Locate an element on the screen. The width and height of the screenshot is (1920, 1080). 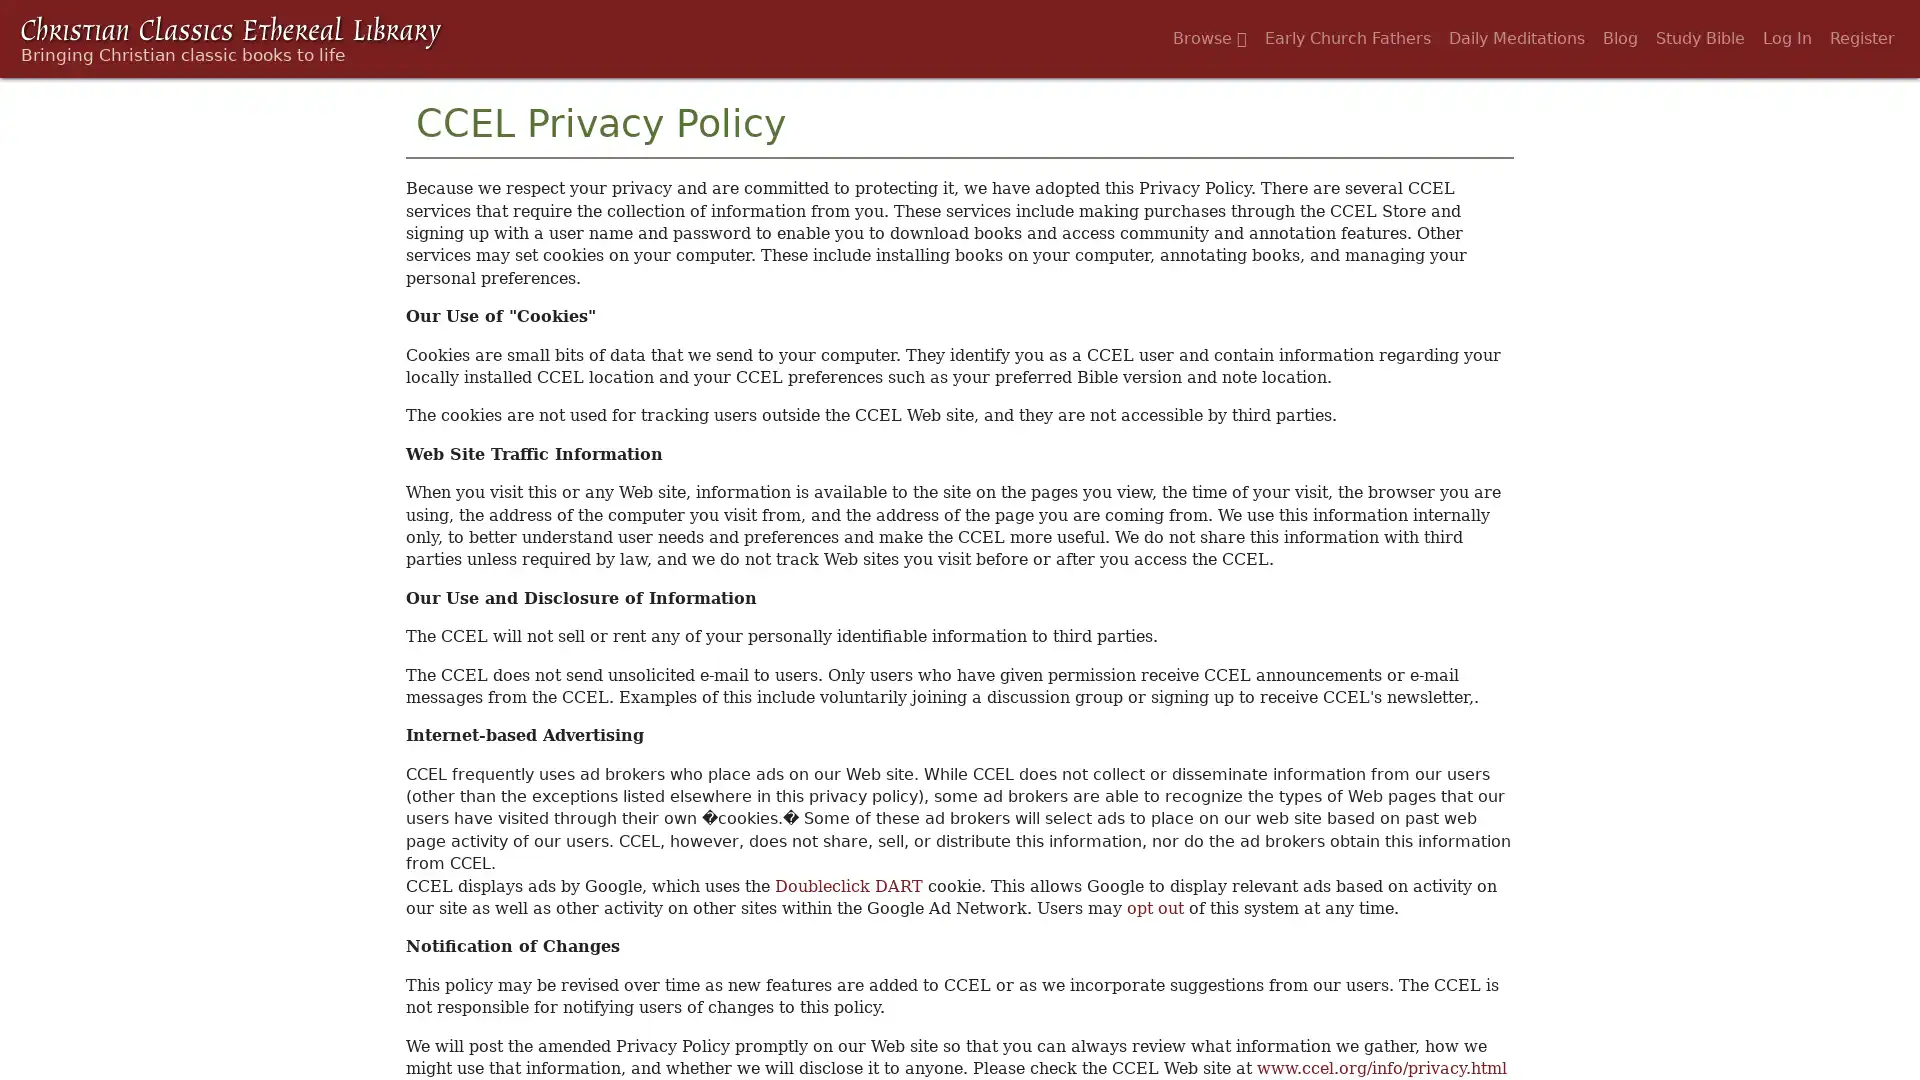
Daily Meditations is located at coordinates (1516, 38).